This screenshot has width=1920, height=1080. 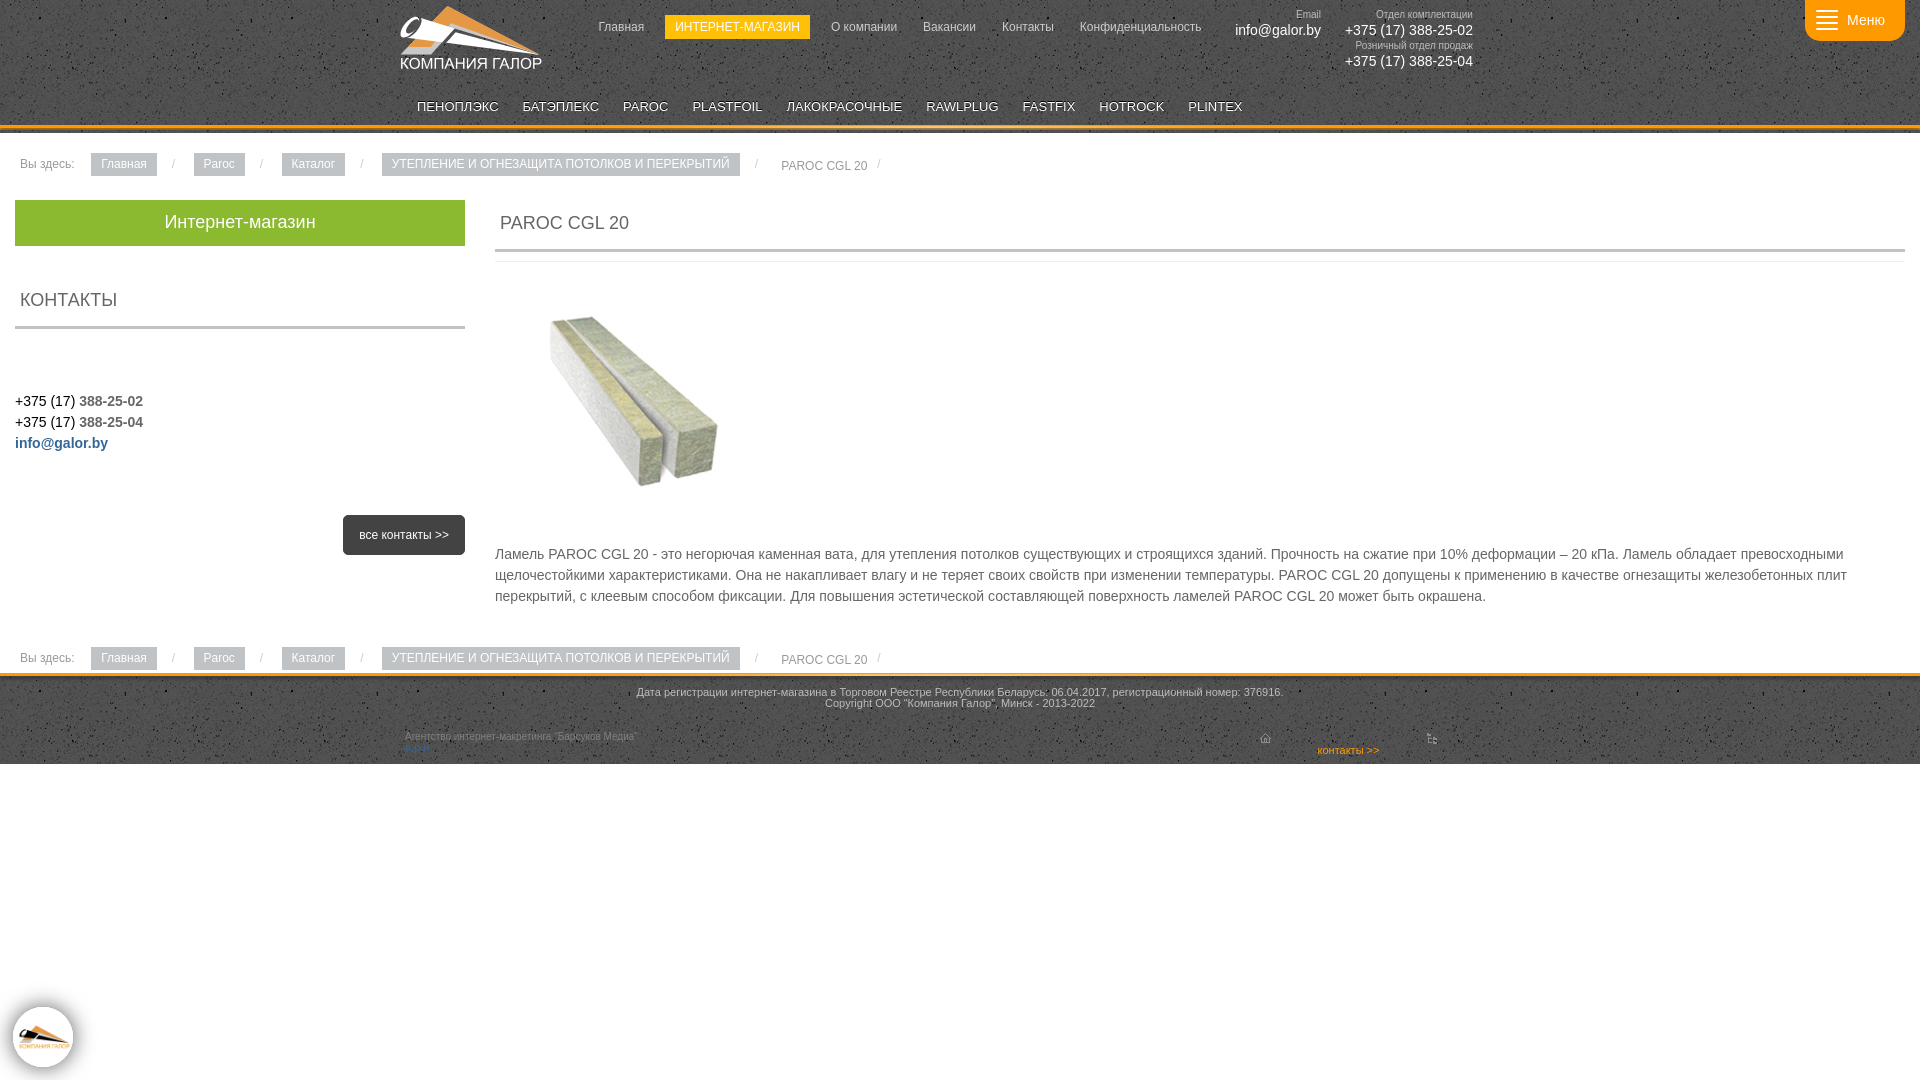 I want to click on 'a.p.n', so click(x=416, y=752).